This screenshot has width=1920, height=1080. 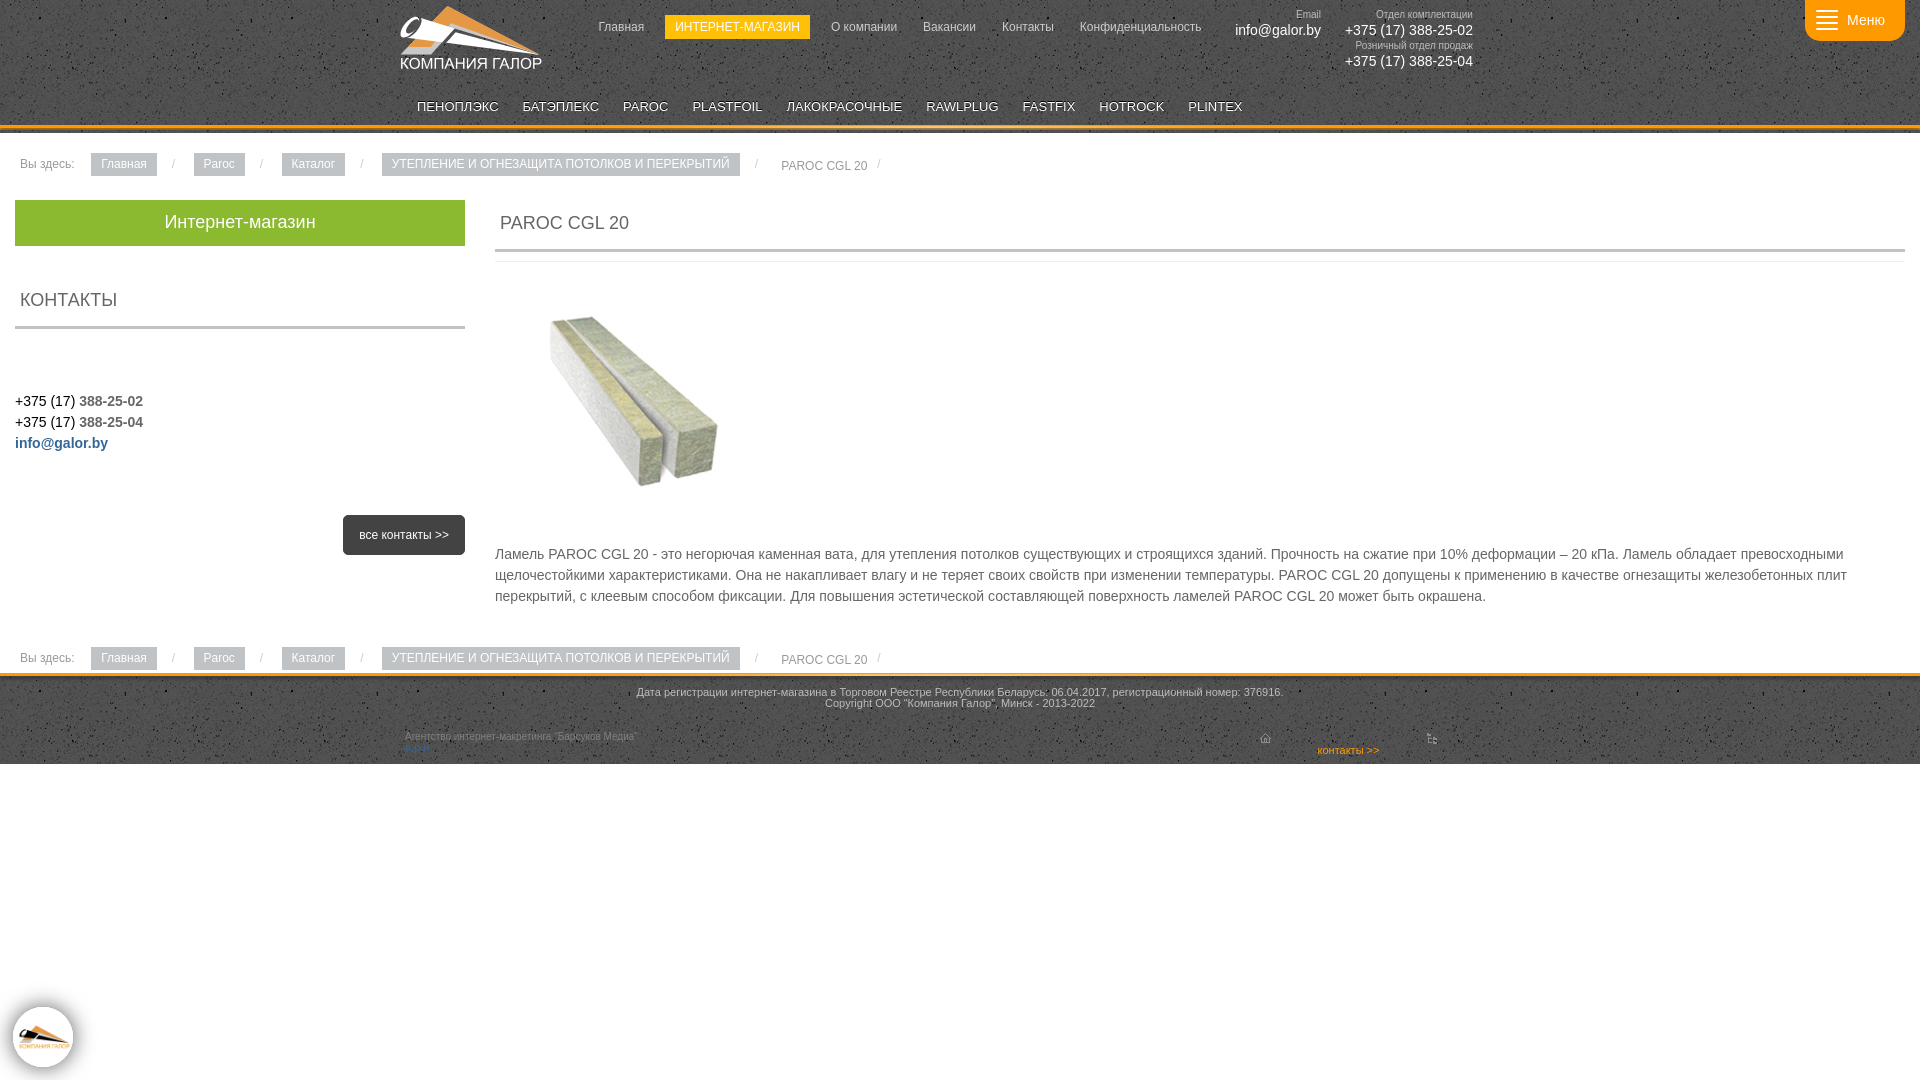 I want to click on 'a.p.n', so click(x=416, y=752).